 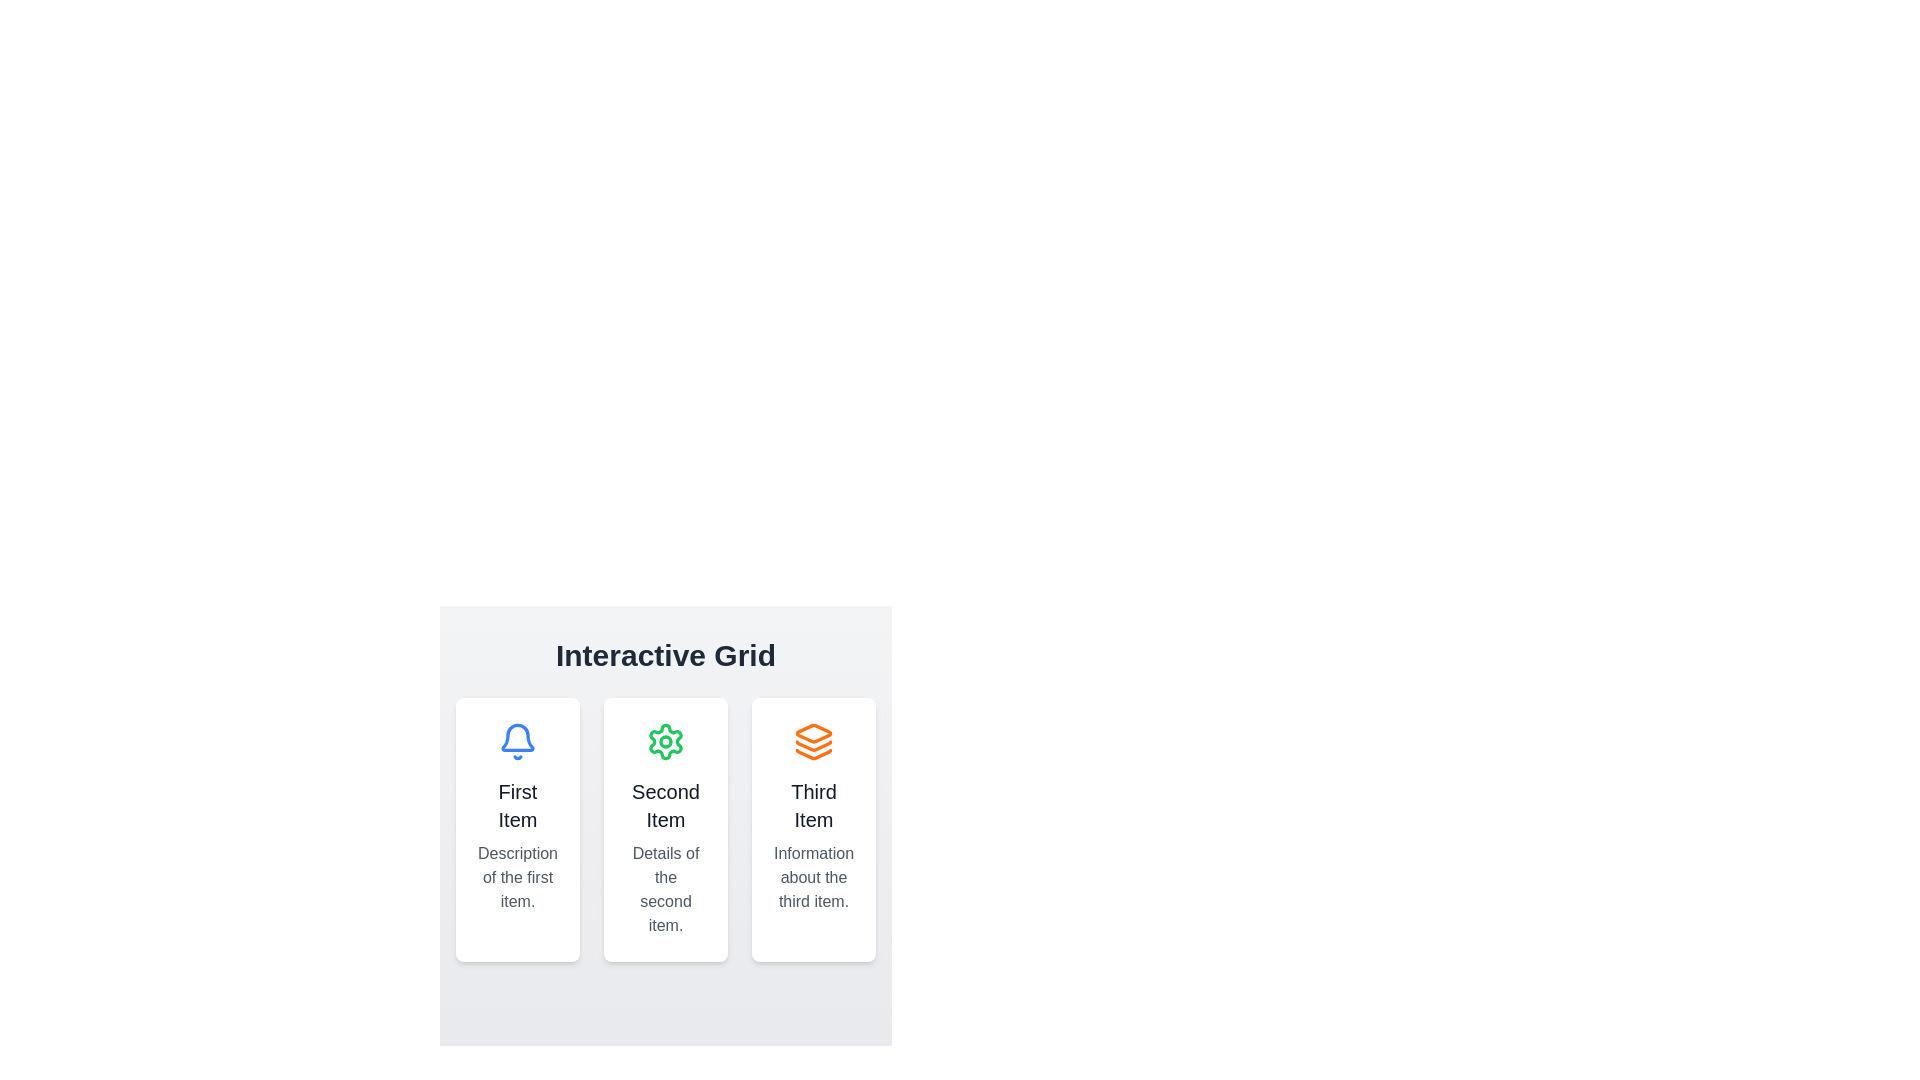 I want to click on the third card in the grid layout that visually represents the item with a title, icon, and description, so click(x=814, y=829).